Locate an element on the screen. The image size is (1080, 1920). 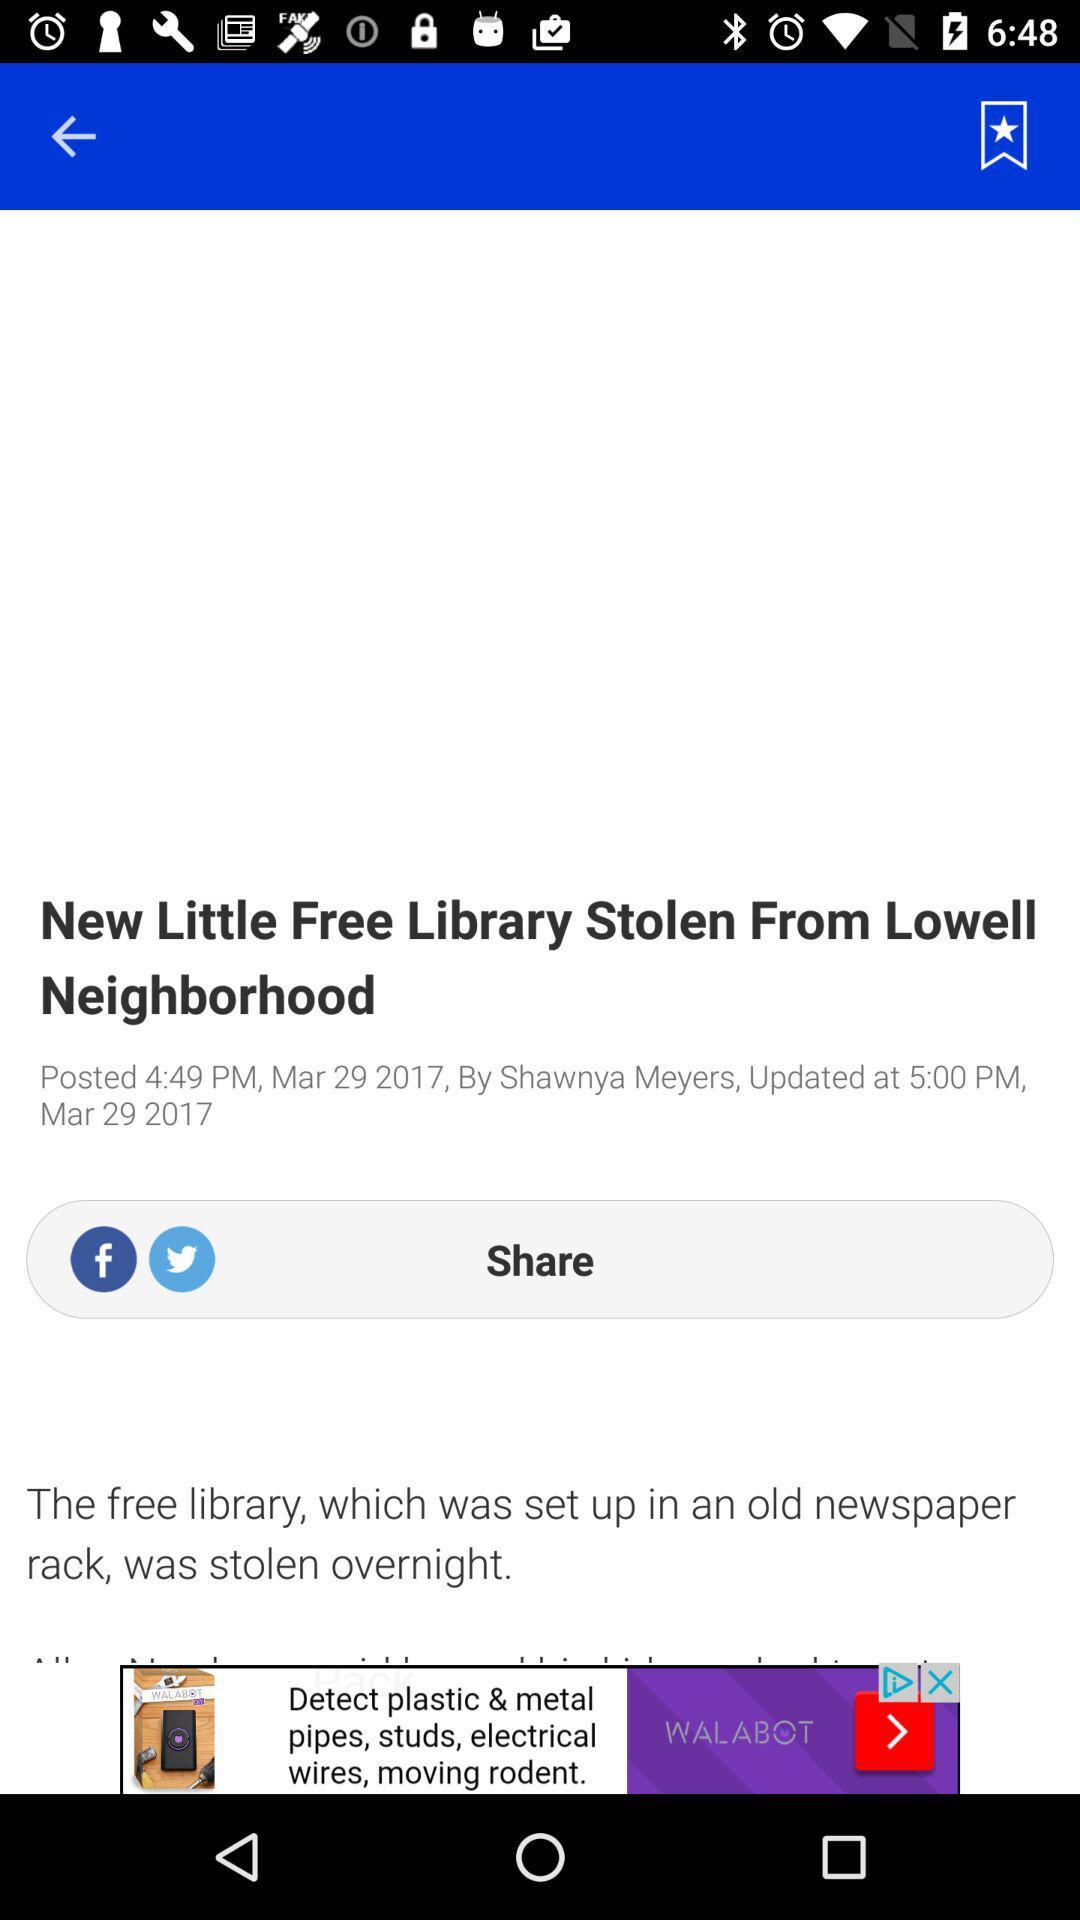
the bookmark icon is located at coordinates (1004, 135).